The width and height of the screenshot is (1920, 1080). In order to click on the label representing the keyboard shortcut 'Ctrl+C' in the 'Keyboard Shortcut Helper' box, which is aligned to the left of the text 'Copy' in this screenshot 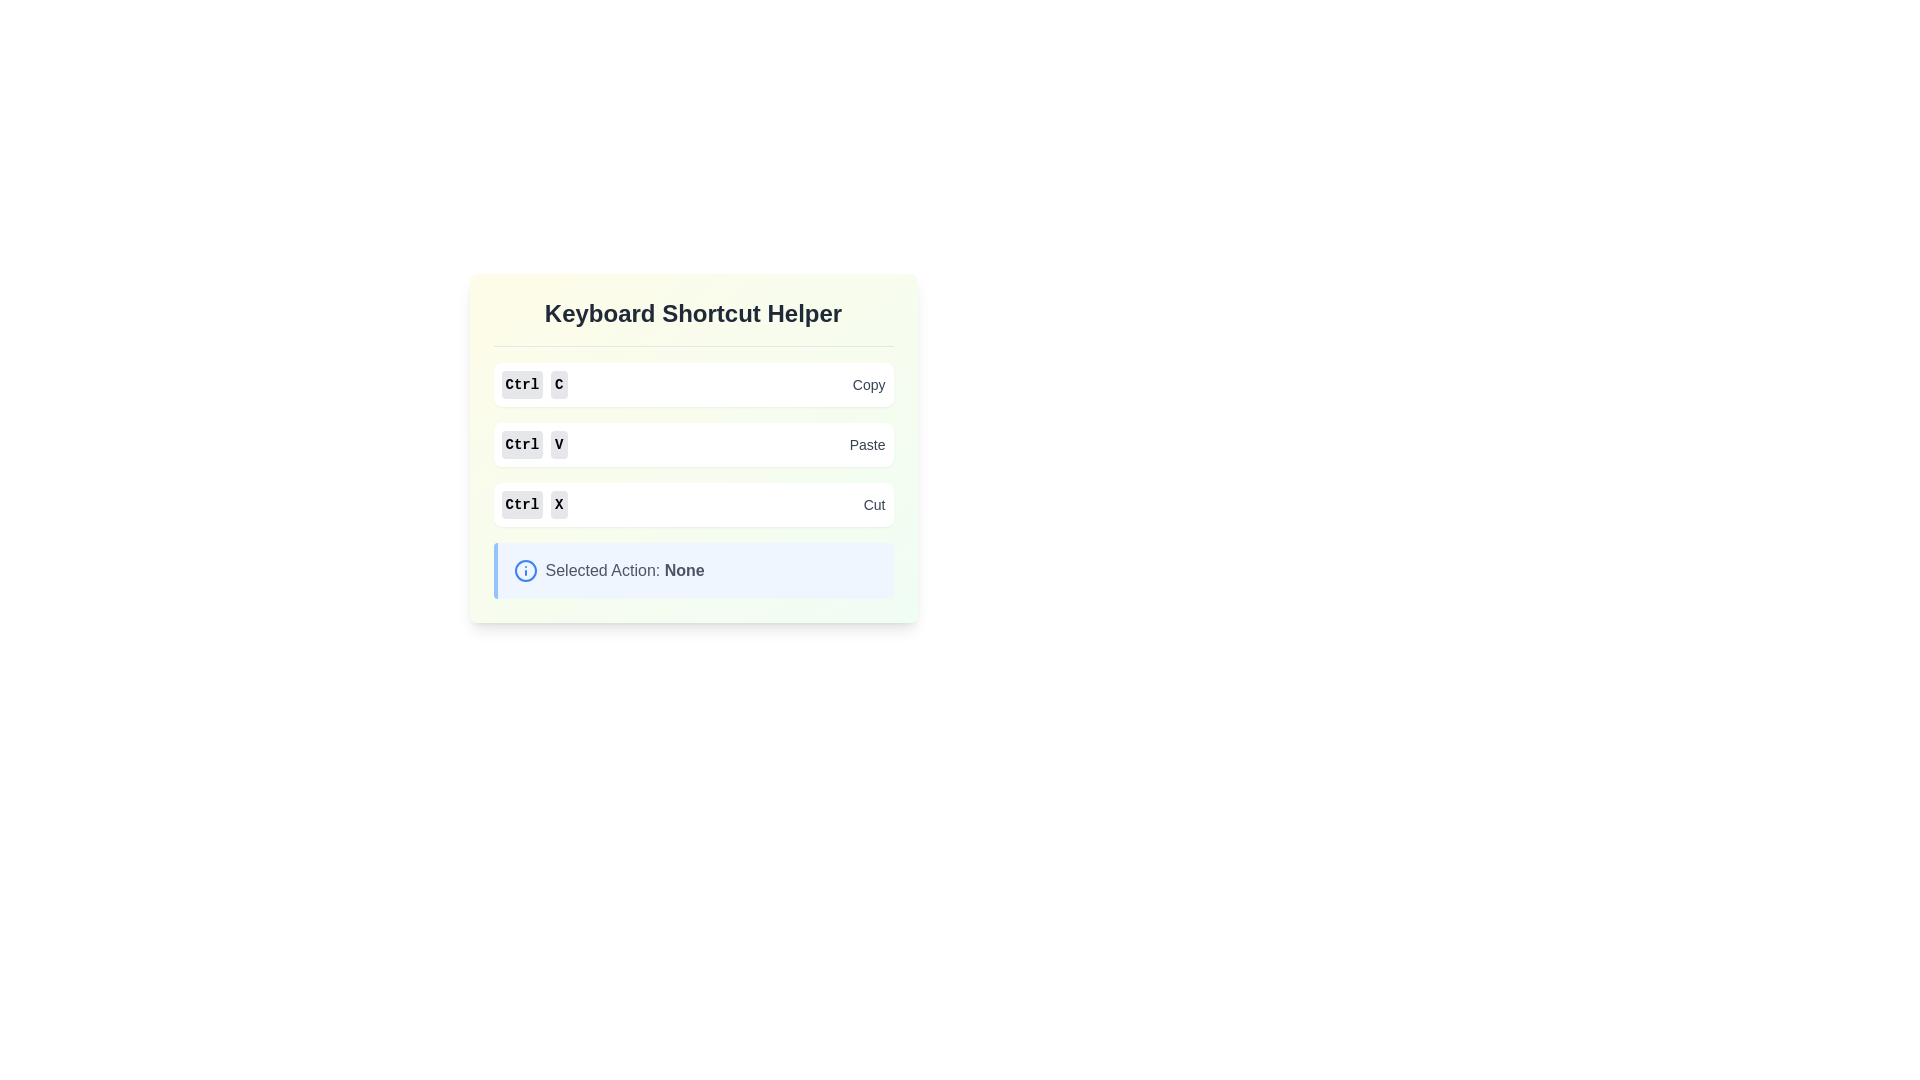, I will do `click(534, 385)`.